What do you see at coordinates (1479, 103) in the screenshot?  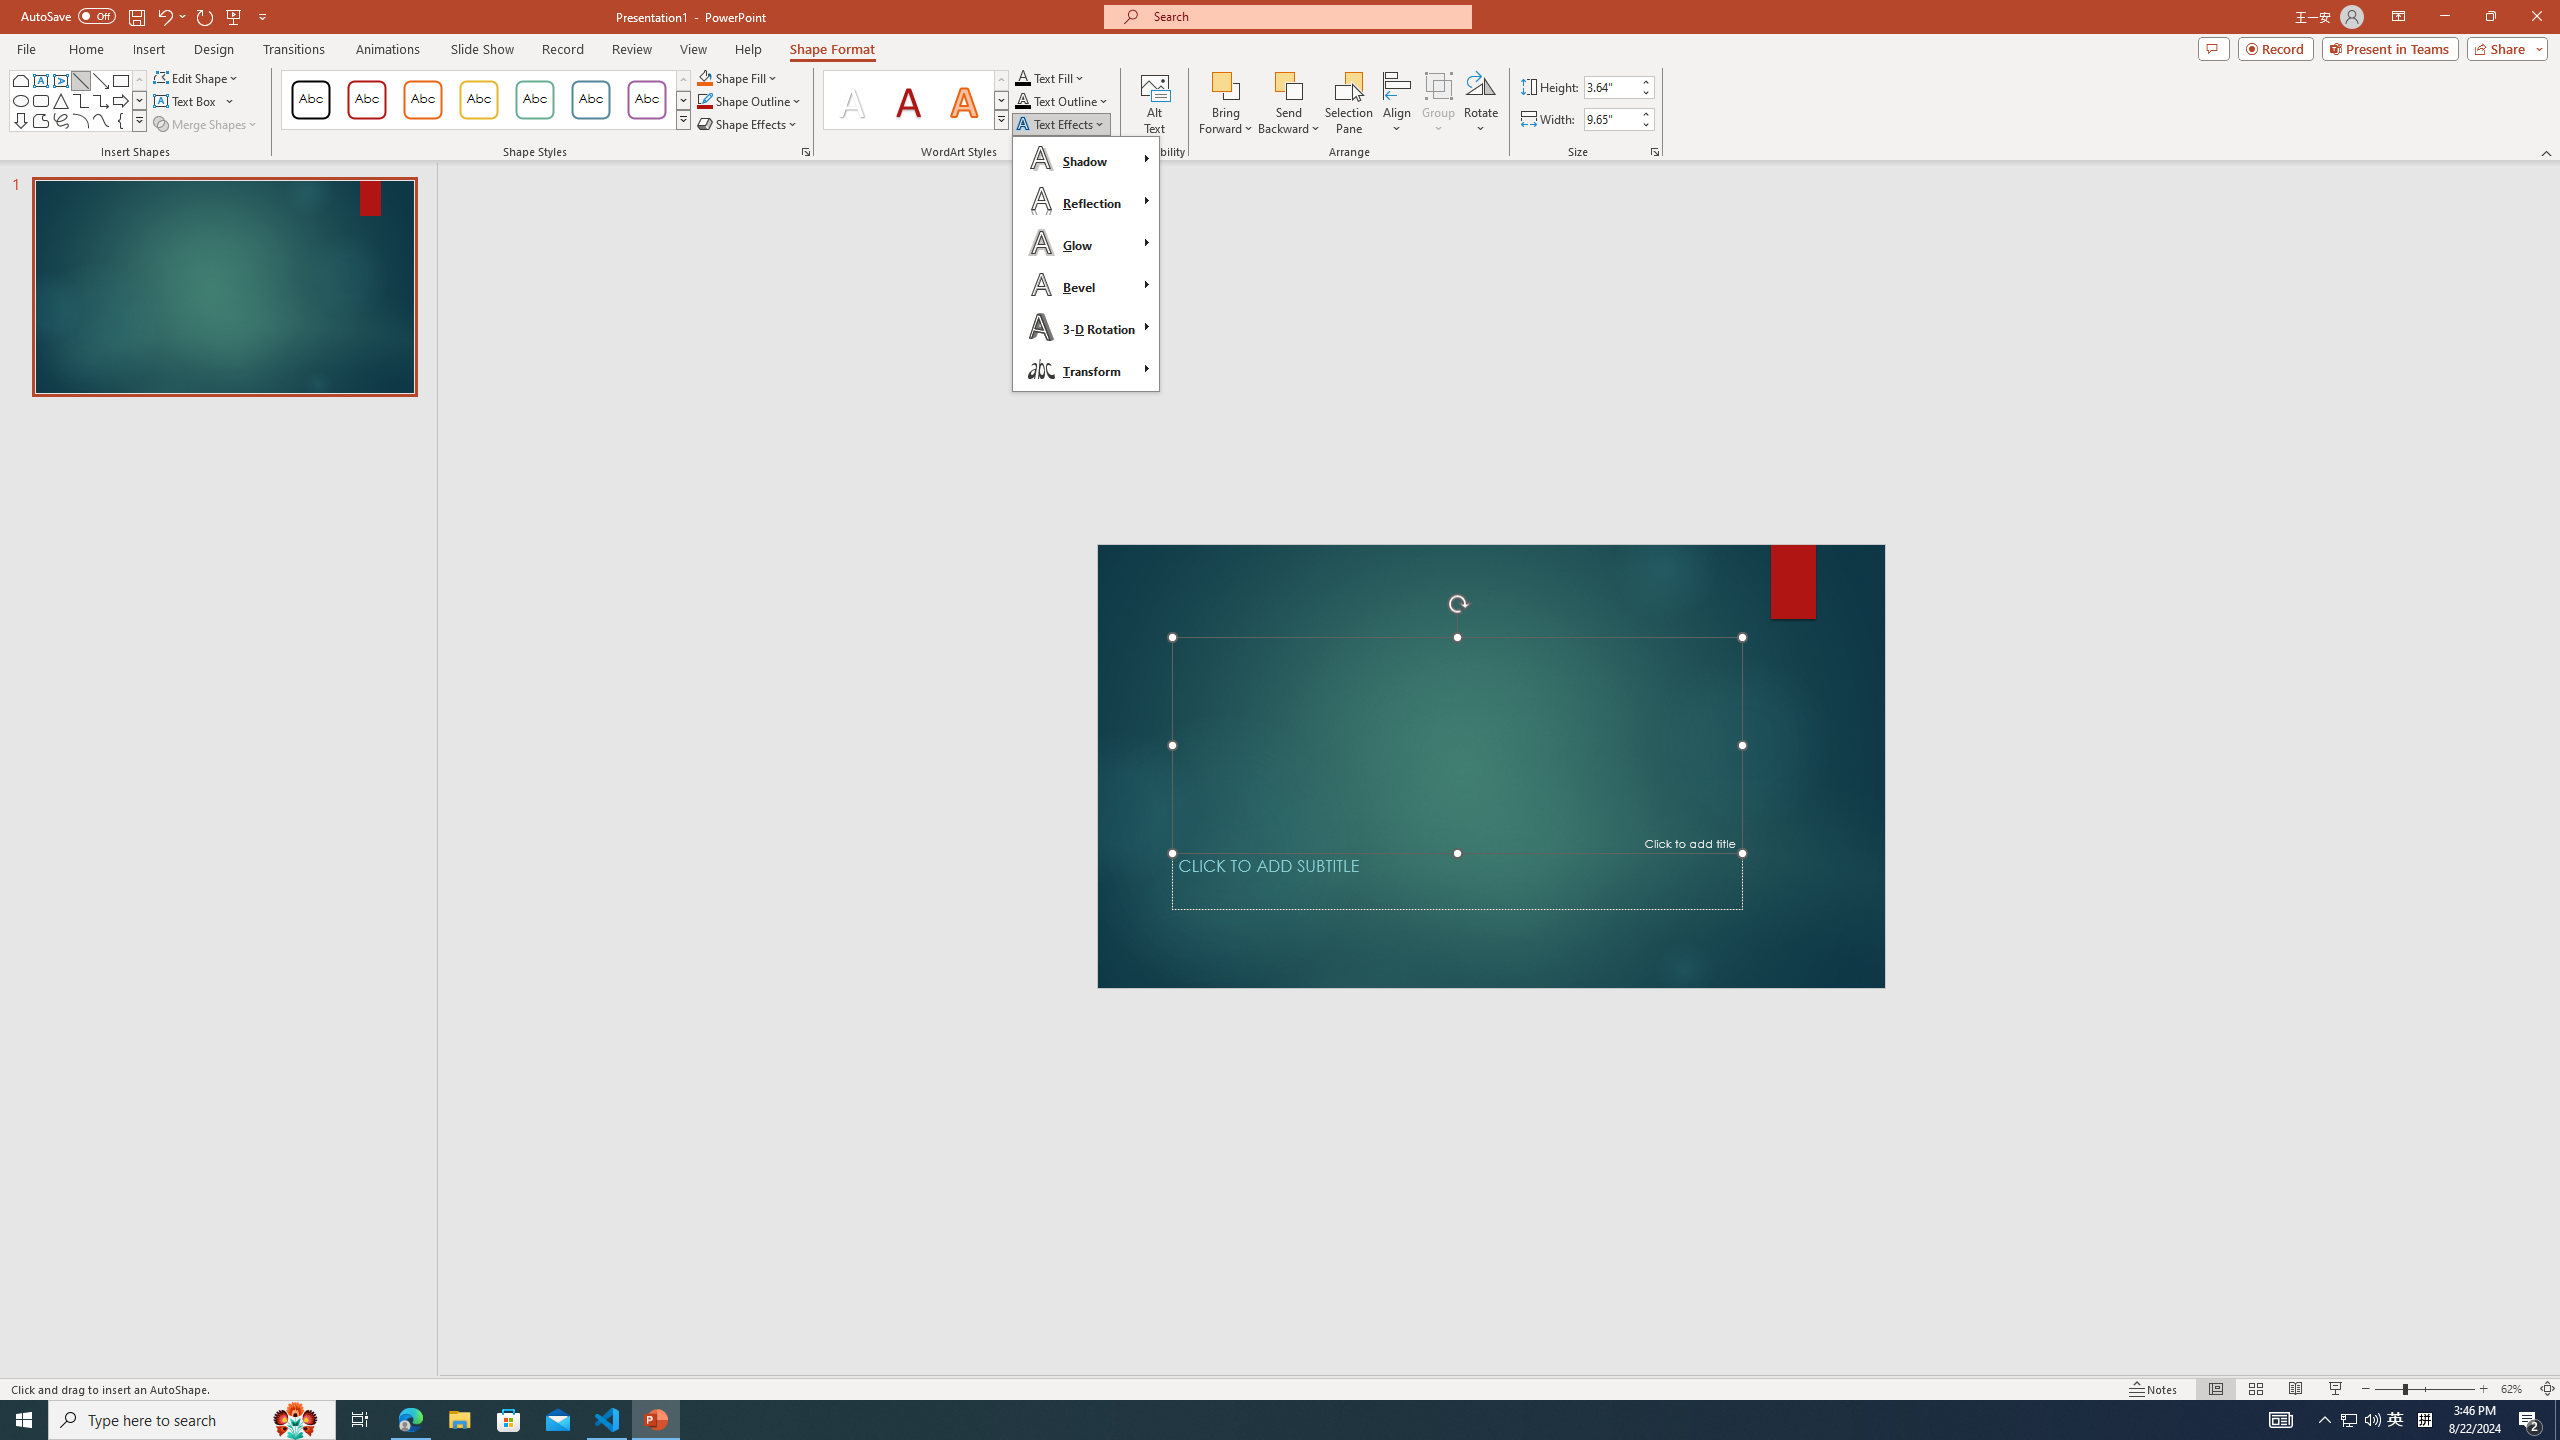 I see `'Rotate'` at bounding box center [1479, 103].